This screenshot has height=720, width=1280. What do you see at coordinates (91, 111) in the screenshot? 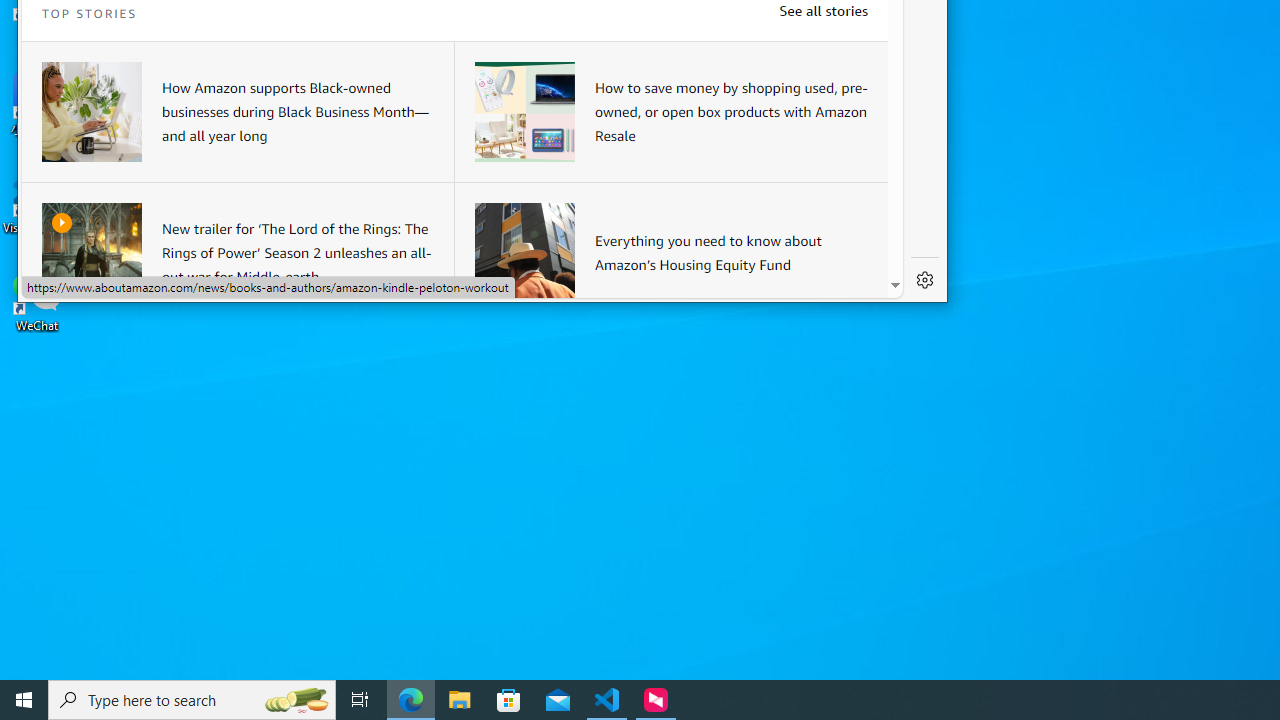
I see `'A woman sitting at a desk working on a laptop device.'` at bounding box center [91, 111].